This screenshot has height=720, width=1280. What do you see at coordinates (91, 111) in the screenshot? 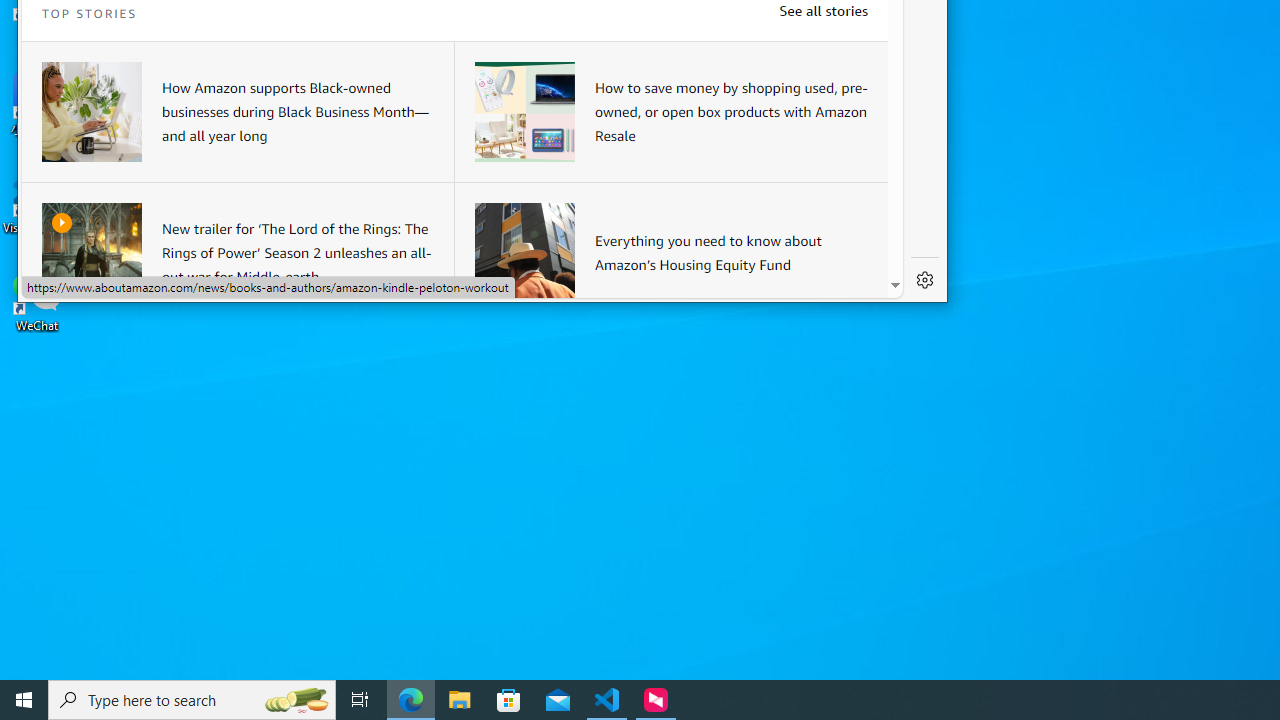
I see `'A woman sitting at a desk working on a laptop device.'` at bounding box center [91, 111].